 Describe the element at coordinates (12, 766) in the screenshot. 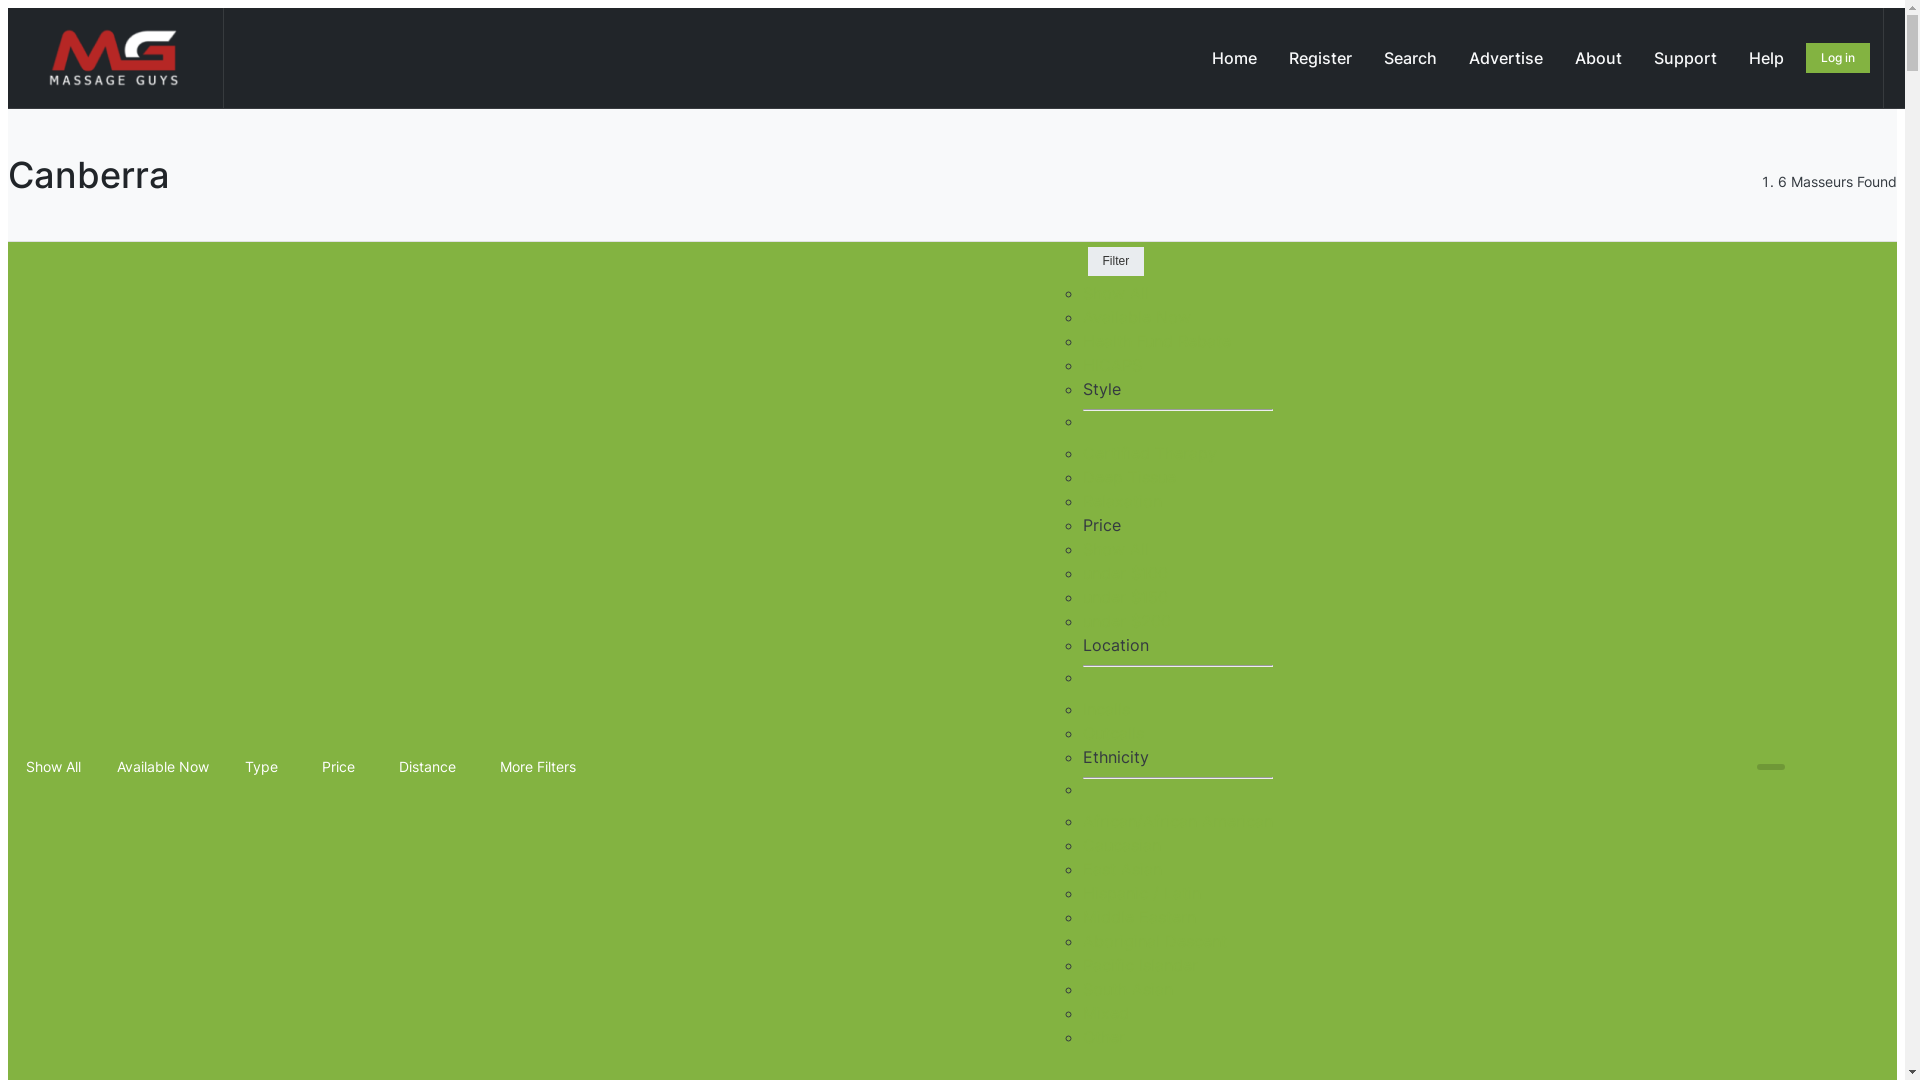

I see `'Show All'` at that location.